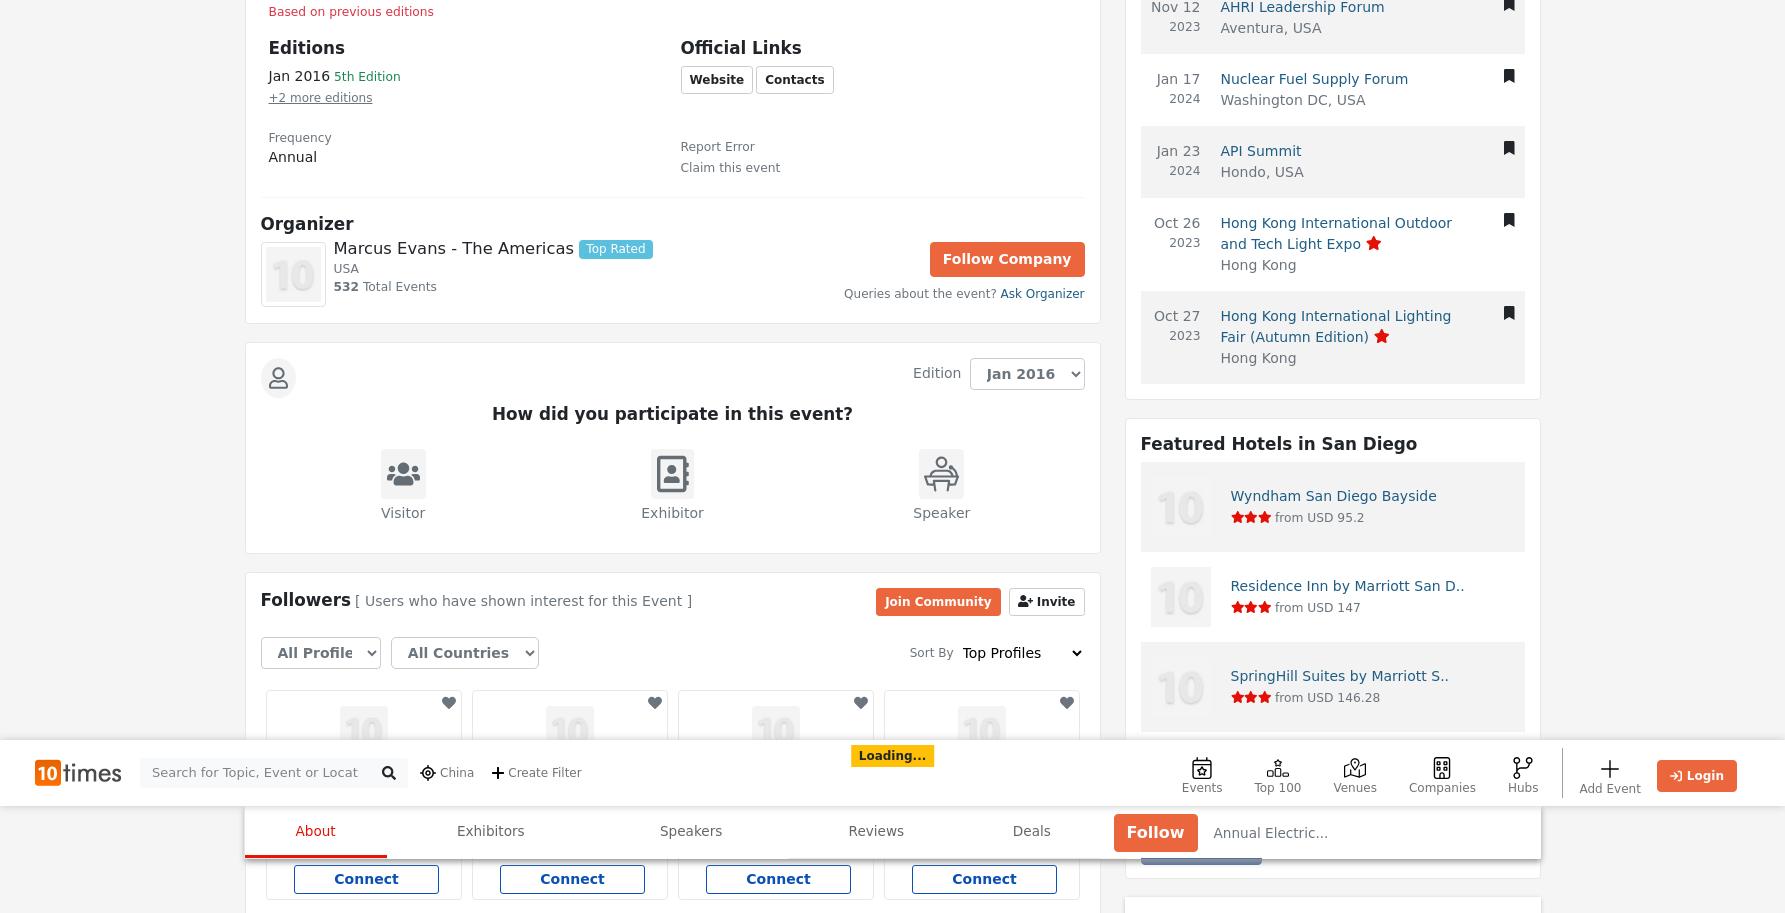  I want to click on 'All Events in San Diego', so click(711, 618).